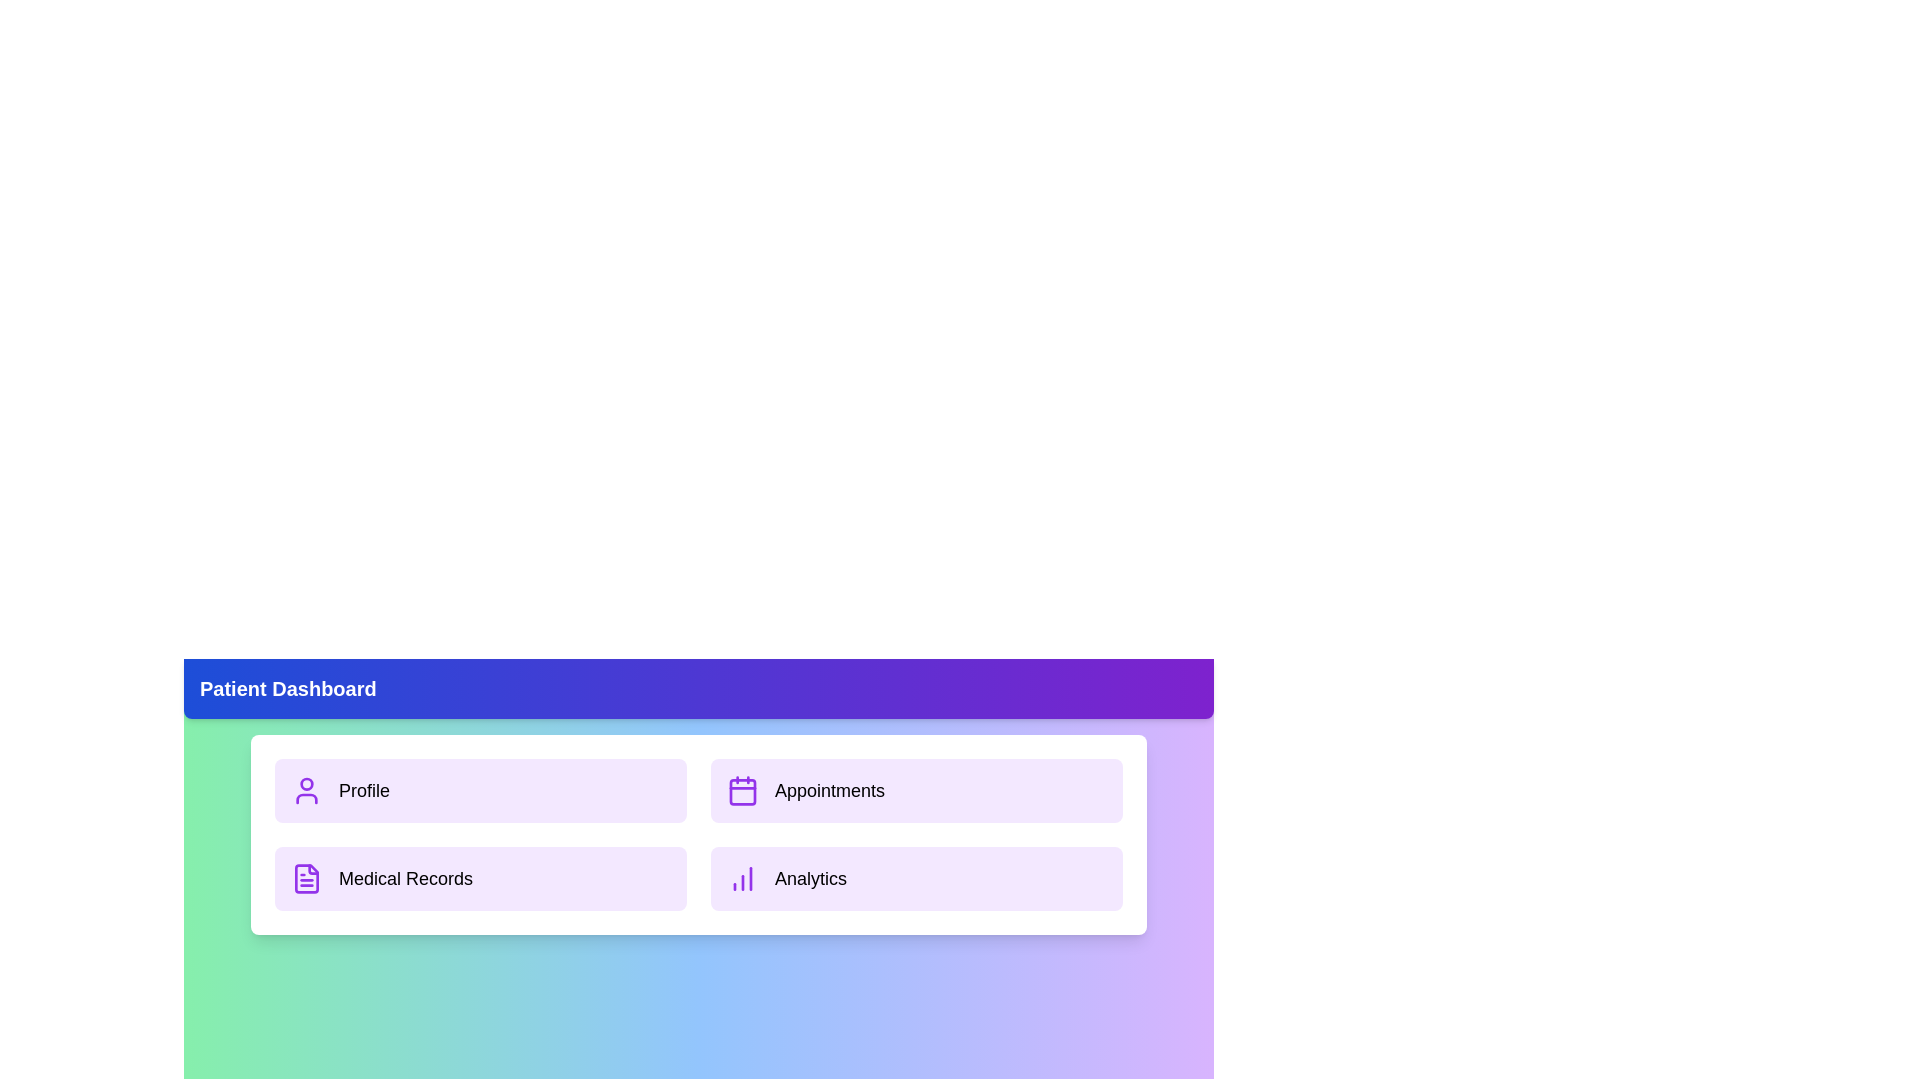  Describe the element at coordinates (699, 688) in the screenshot. I see `the header to toggle the menu visibility` at that location.